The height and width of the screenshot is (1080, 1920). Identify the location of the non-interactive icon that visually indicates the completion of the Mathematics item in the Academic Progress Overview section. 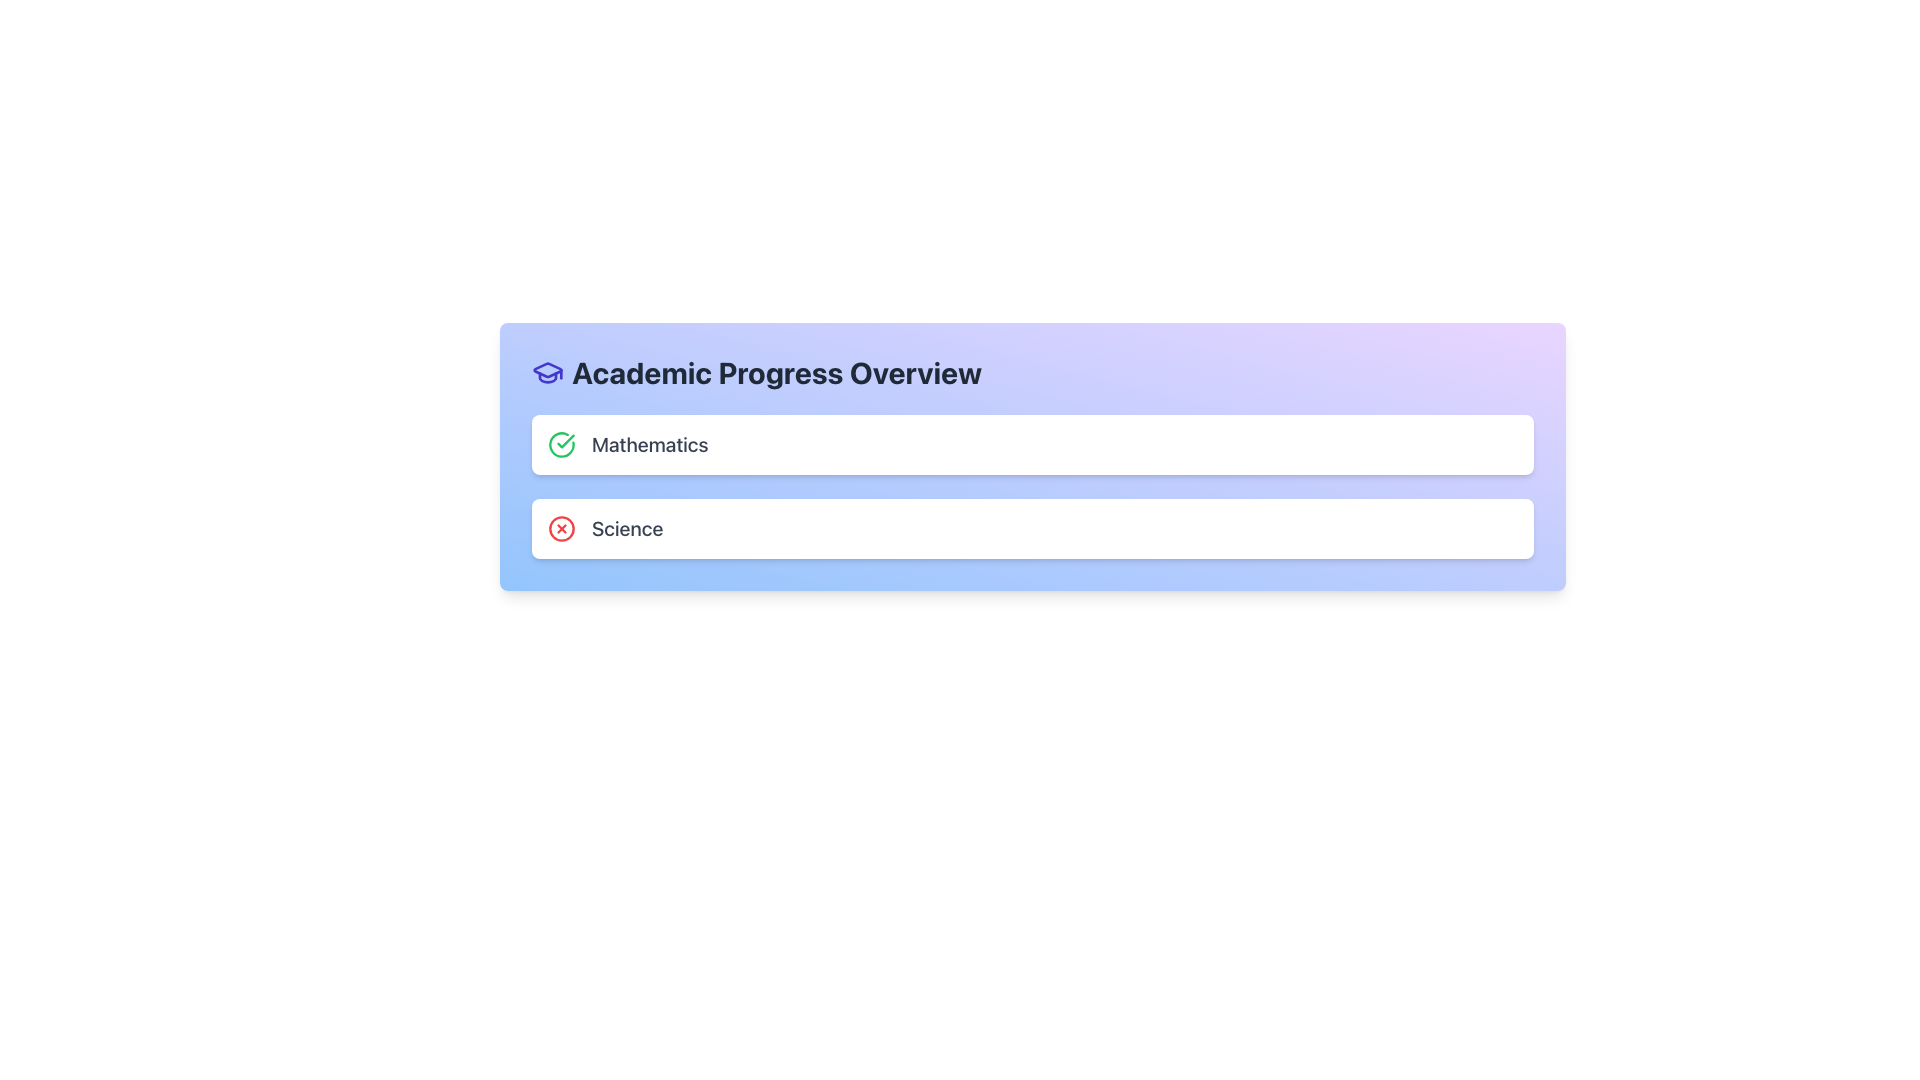
(560, 443).